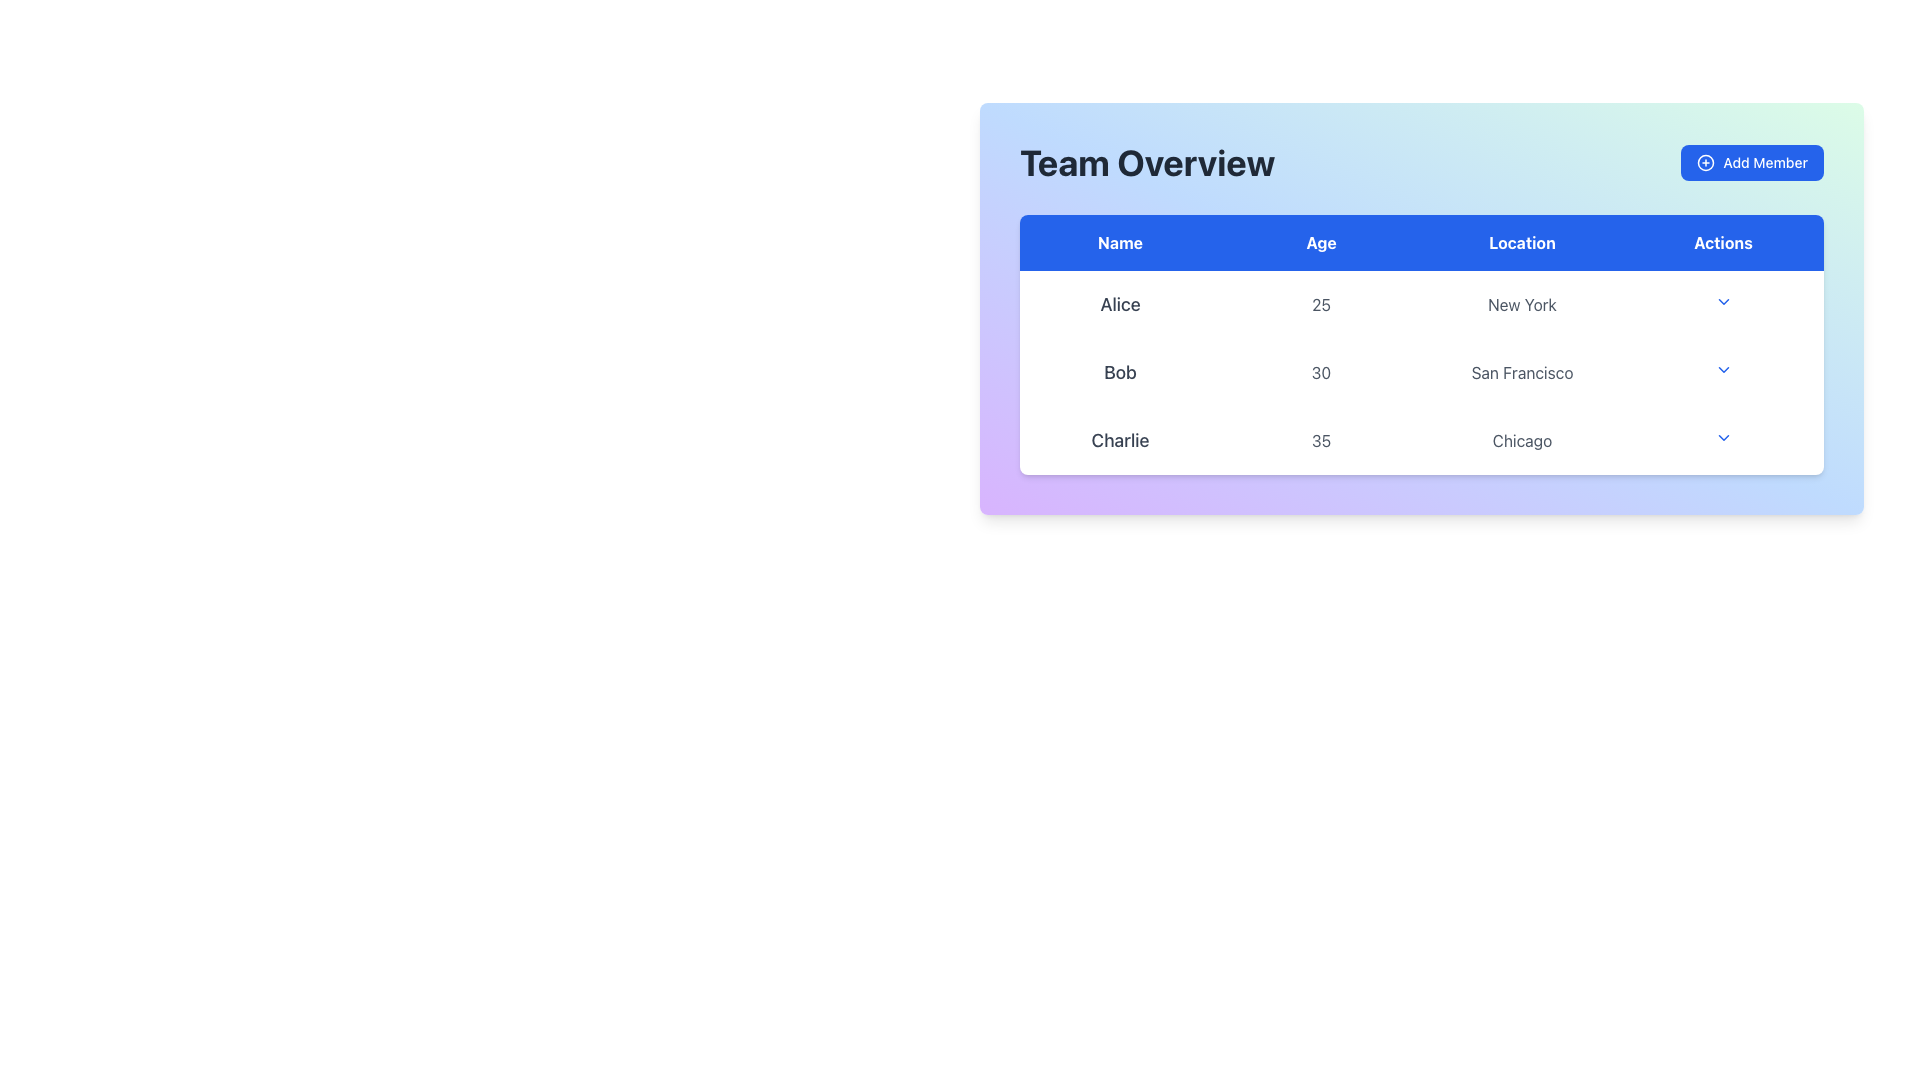 Image resolution: width=1920 pixels, height=1080 pixels. I want to click on the small blue downward-pointing arrow icon at the end of the row for 'Alice25New York' in the 'Actions' column, so click(1722, 304).